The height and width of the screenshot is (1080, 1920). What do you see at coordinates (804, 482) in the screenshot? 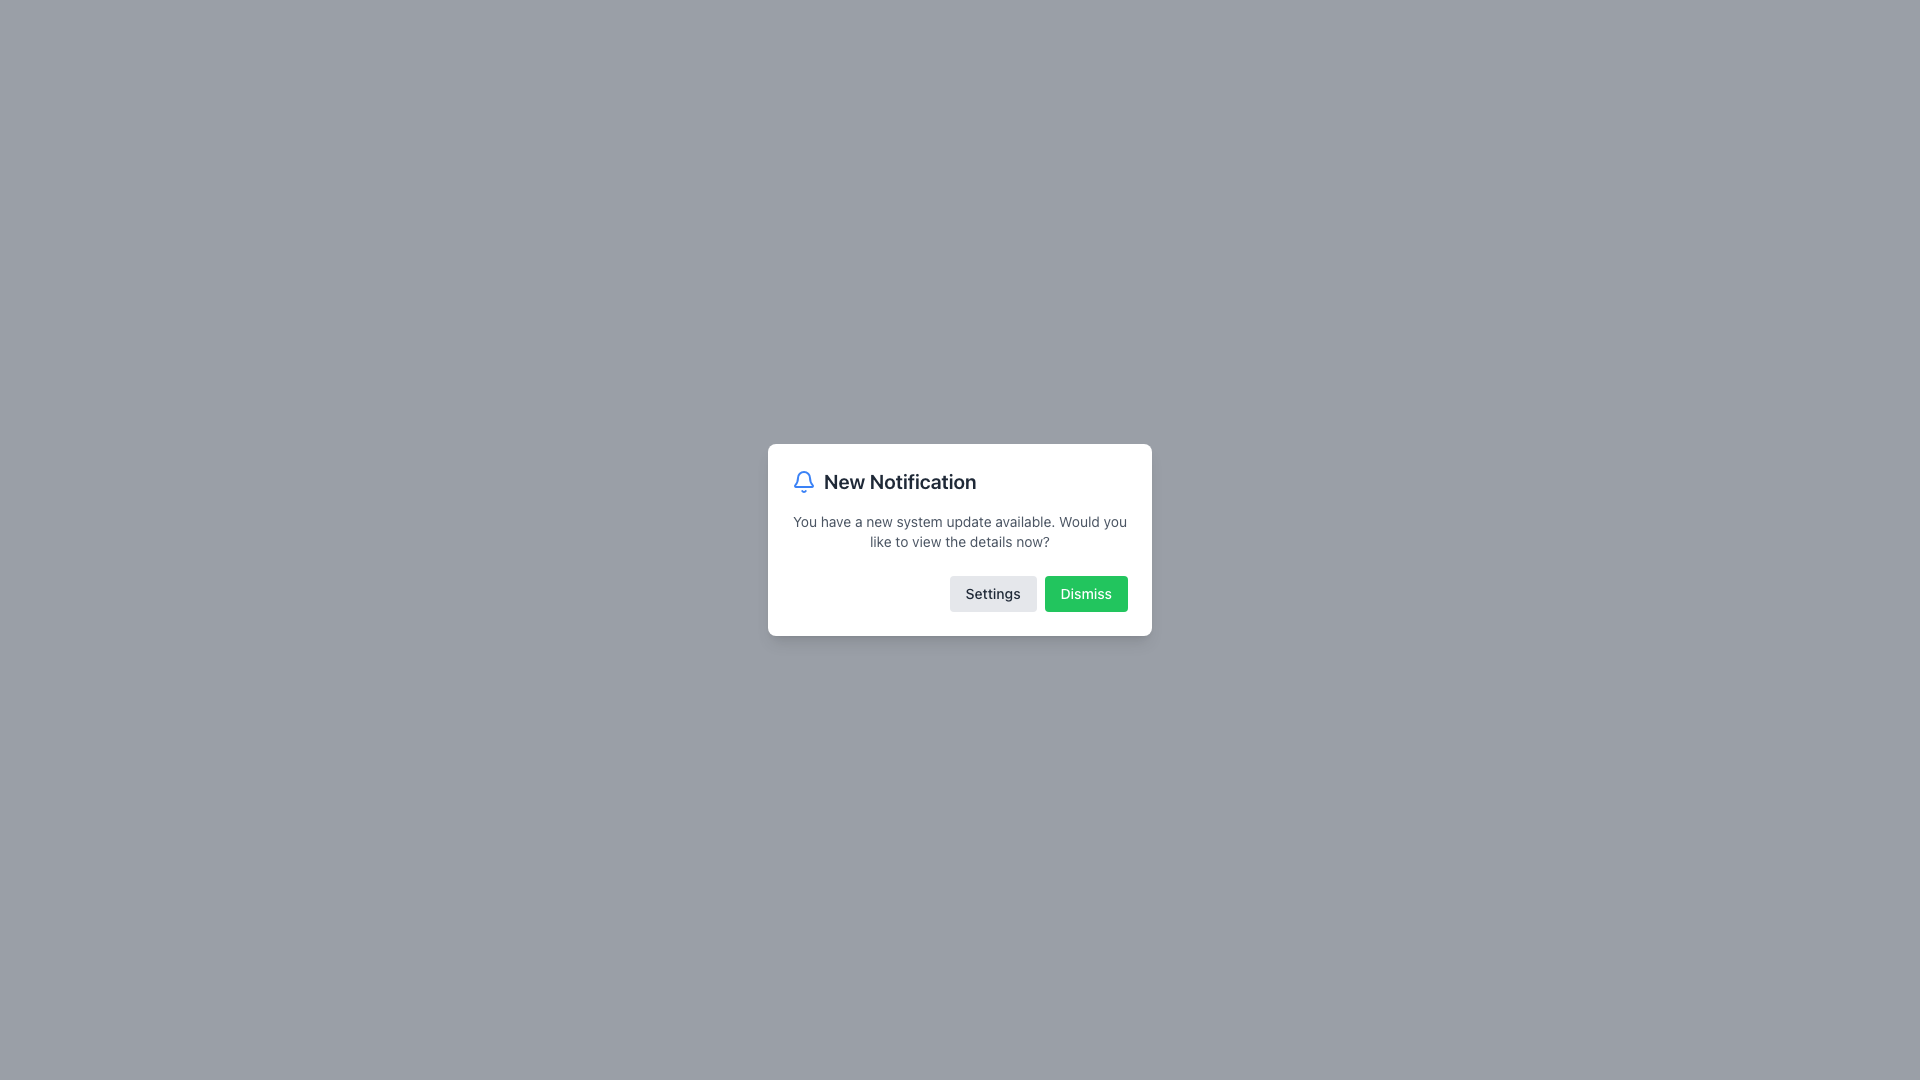
I see `the bell-shaped notification icon with a blue outline located in the header of the modal window, next to the title 'New Notification'` at bounding box center [804, 482].